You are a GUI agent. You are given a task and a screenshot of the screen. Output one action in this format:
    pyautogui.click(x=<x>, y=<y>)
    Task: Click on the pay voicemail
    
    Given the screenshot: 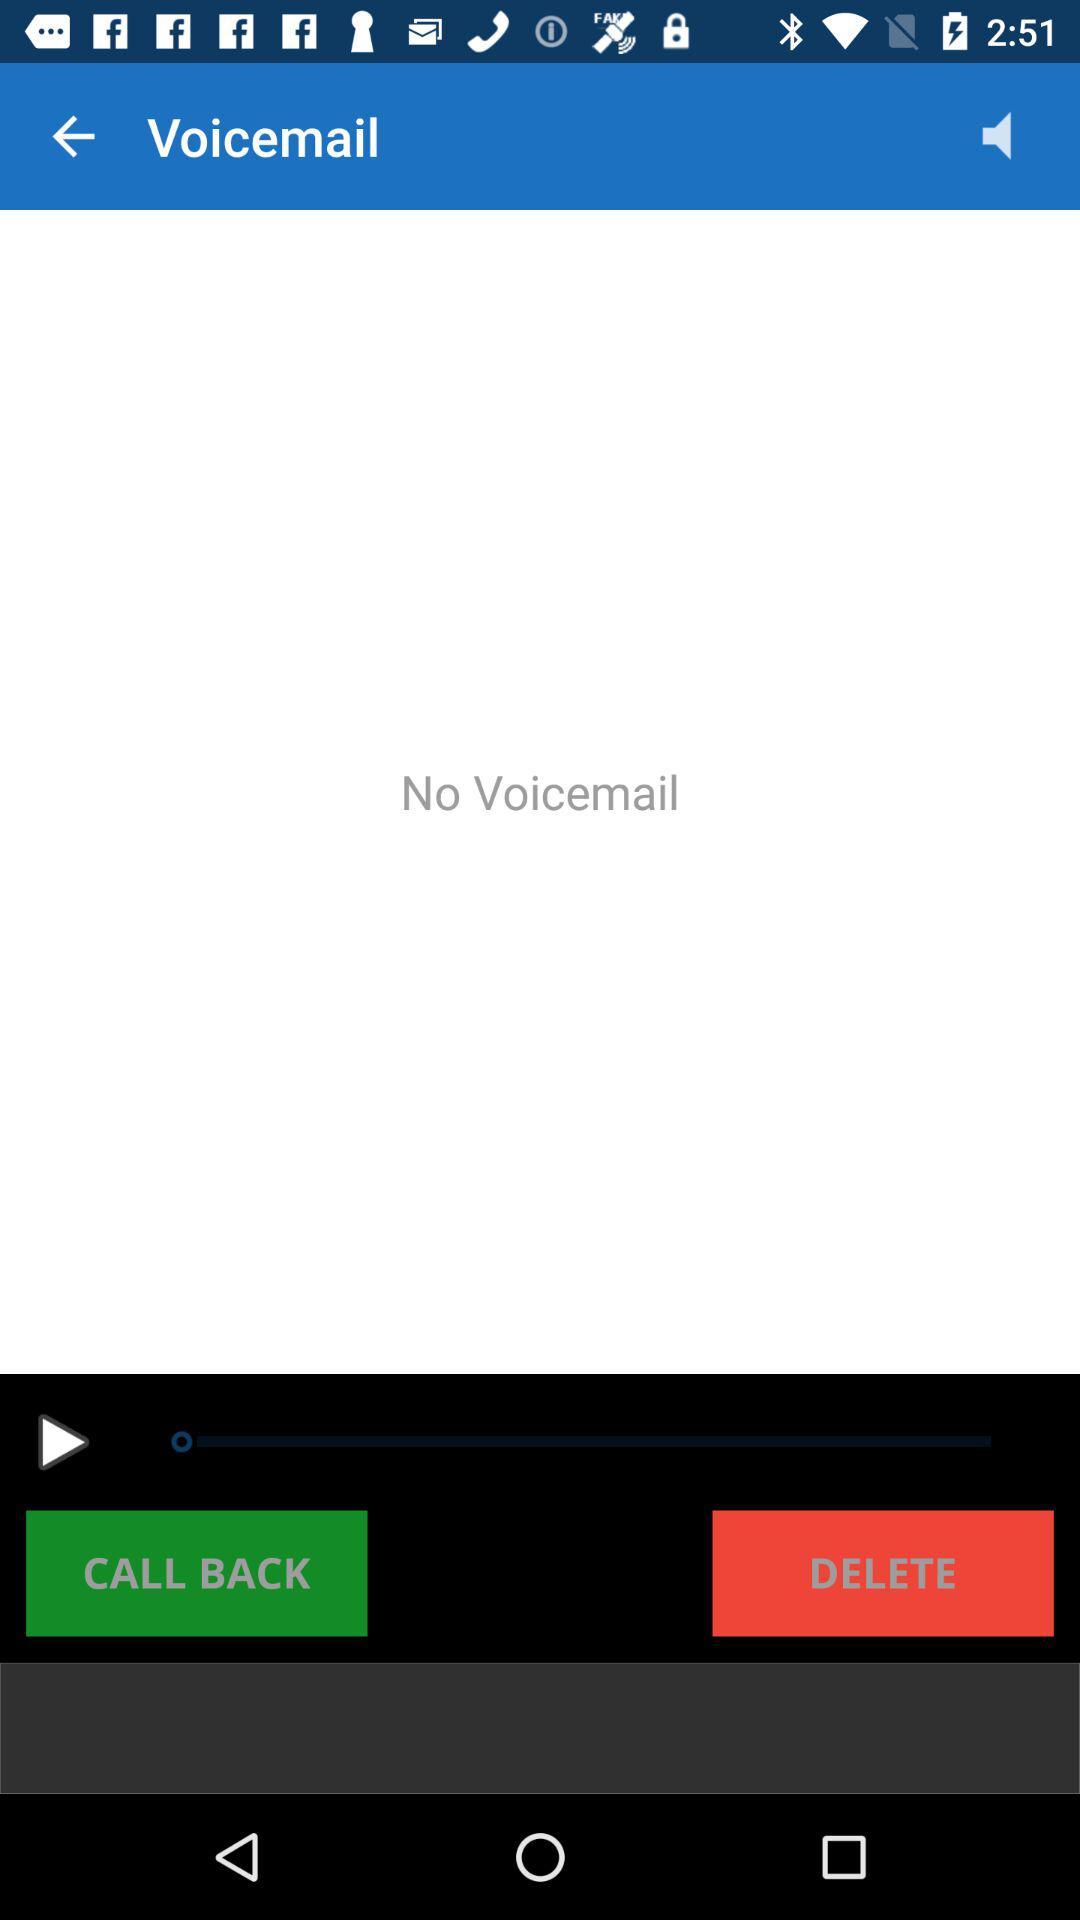 What is the action you would take?
    pyautogui.click(x=62, y=1442)
    